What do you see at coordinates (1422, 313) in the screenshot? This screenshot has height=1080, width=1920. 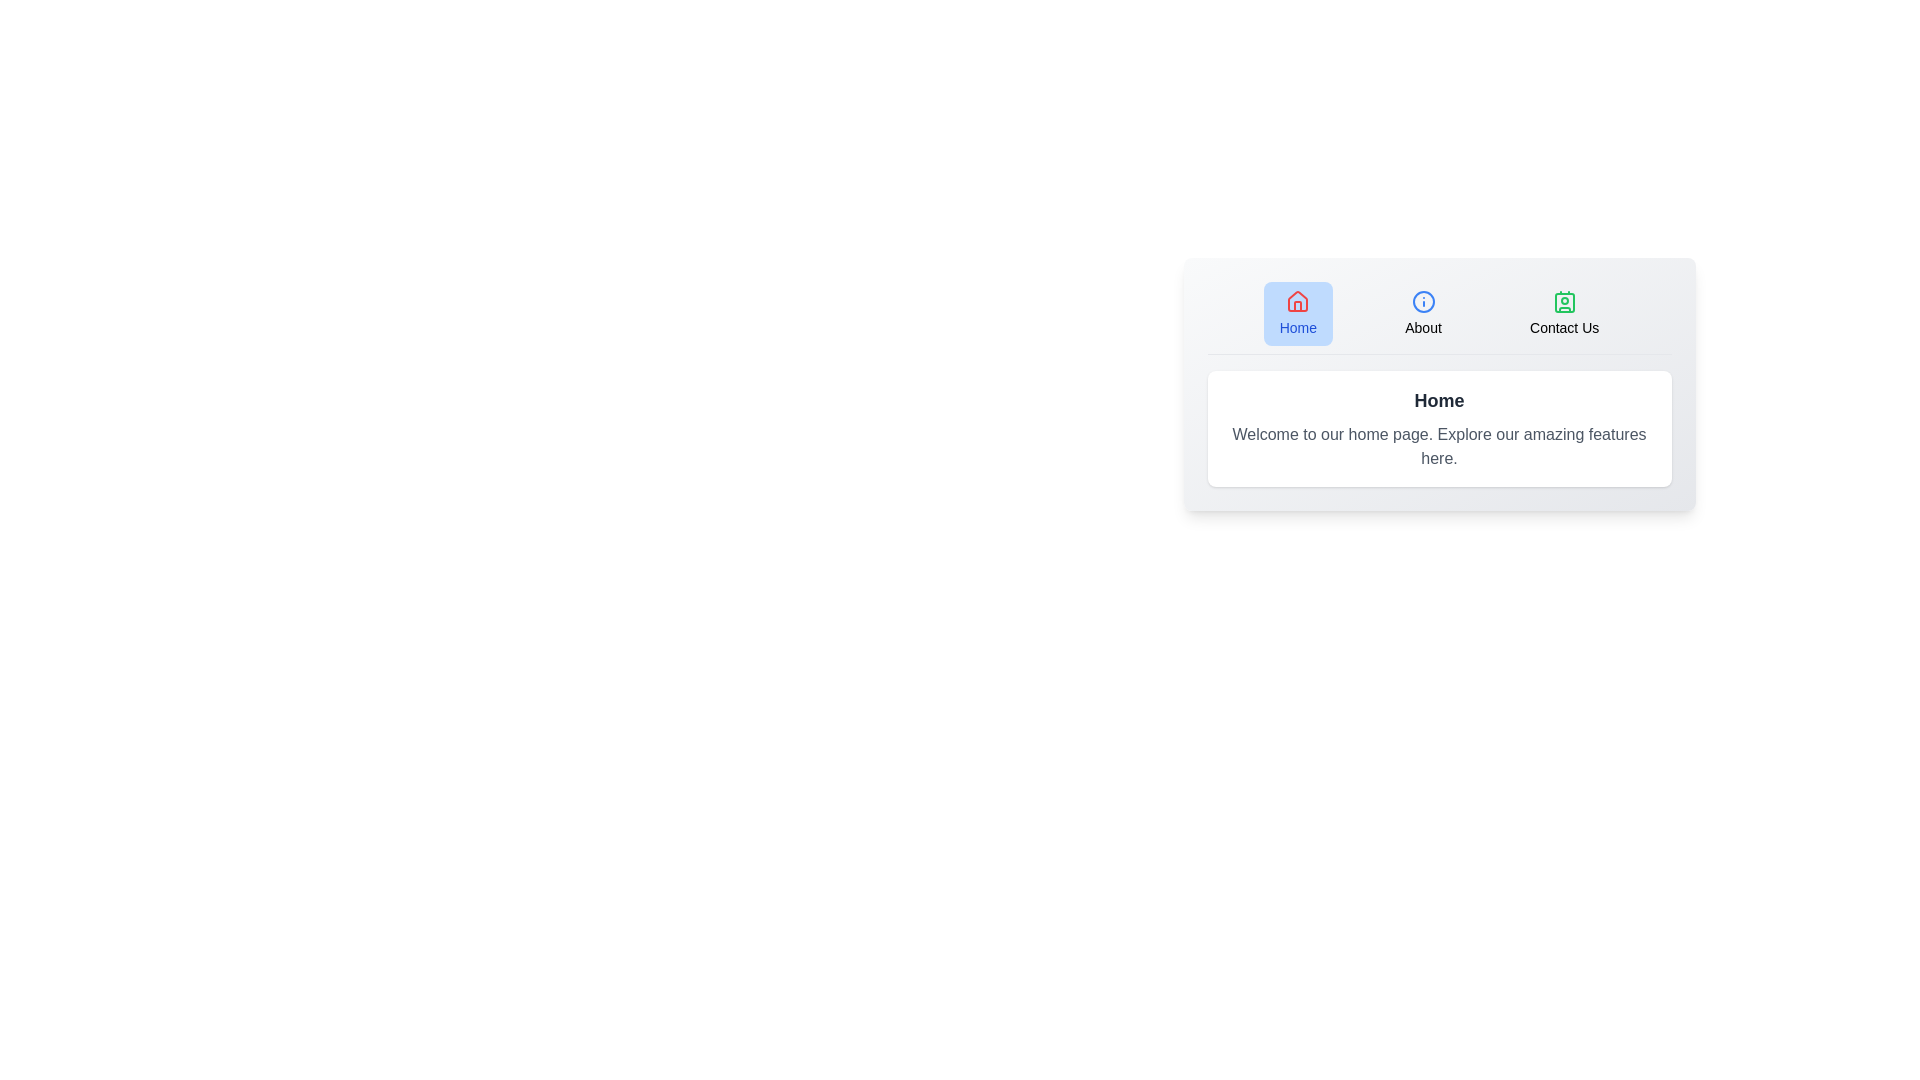 I see `the tab titled 'About' to observe the styling change` at bounding box center [1422, 313].